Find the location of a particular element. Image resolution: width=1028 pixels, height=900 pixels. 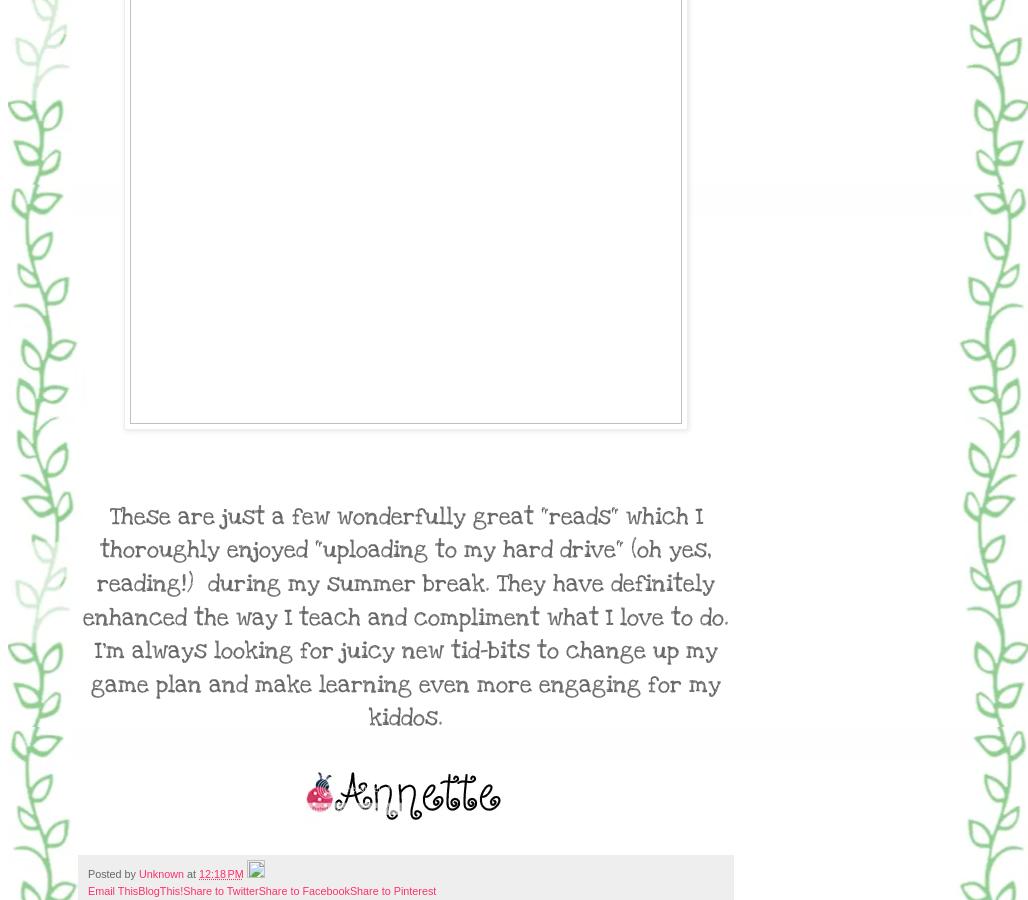

'Posted by' is located at coordinates (112, 873).